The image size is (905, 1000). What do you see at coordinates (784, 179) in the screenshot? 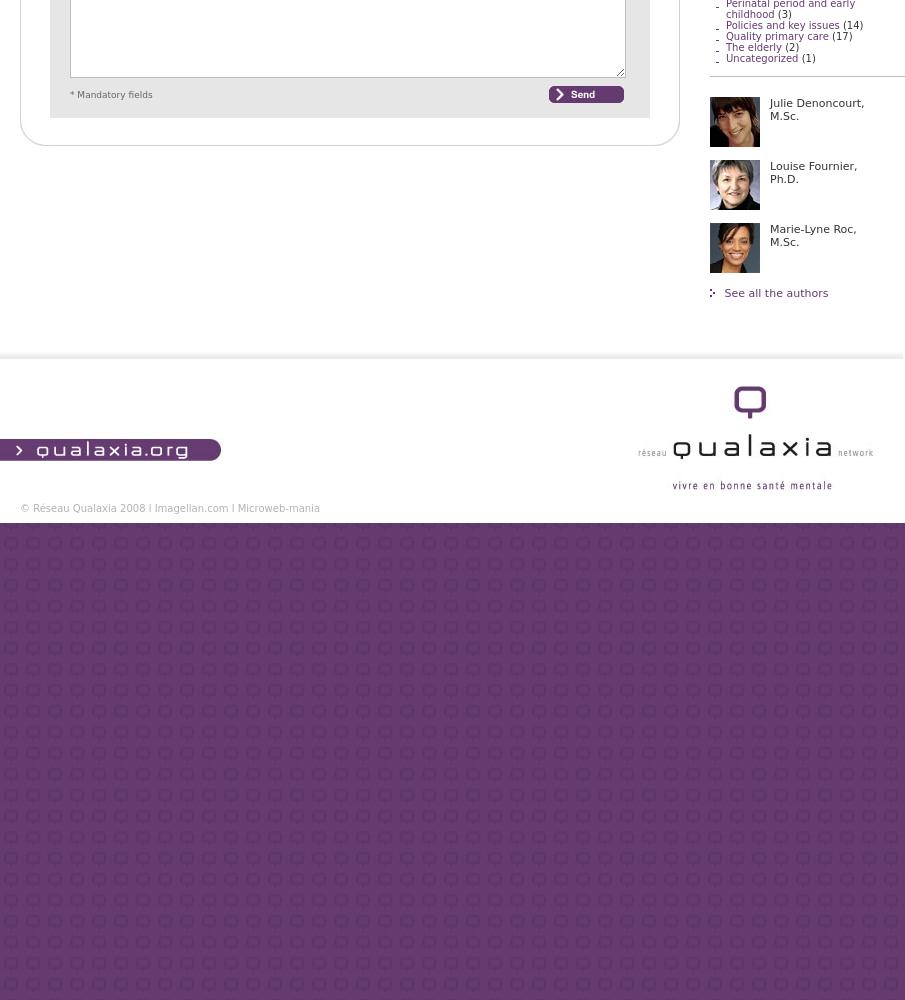
I see `'Ph.D.'` at bounding box center [784, 179].